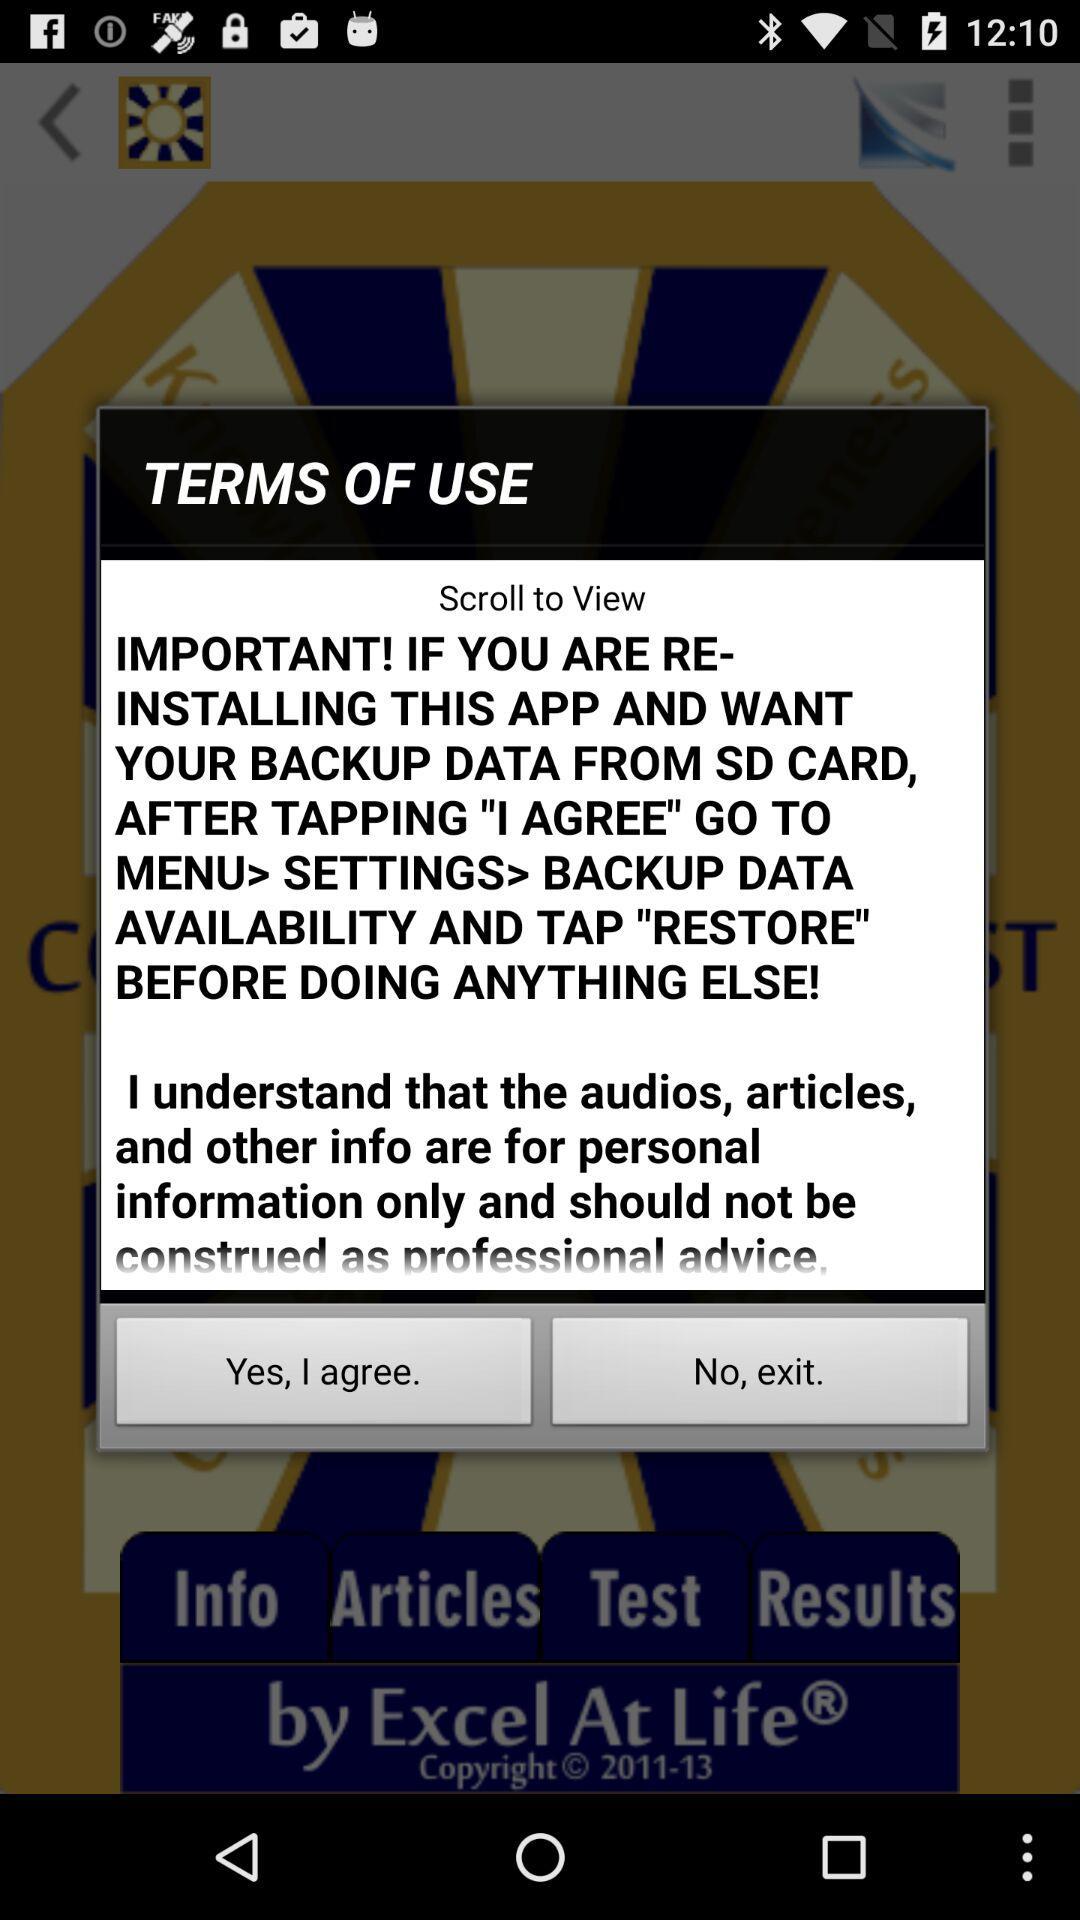 Image resolution: width=1080 pixels, height=1920 pixels. I want to click on no, exit. at the bottom right corner, so click(760, 1376).